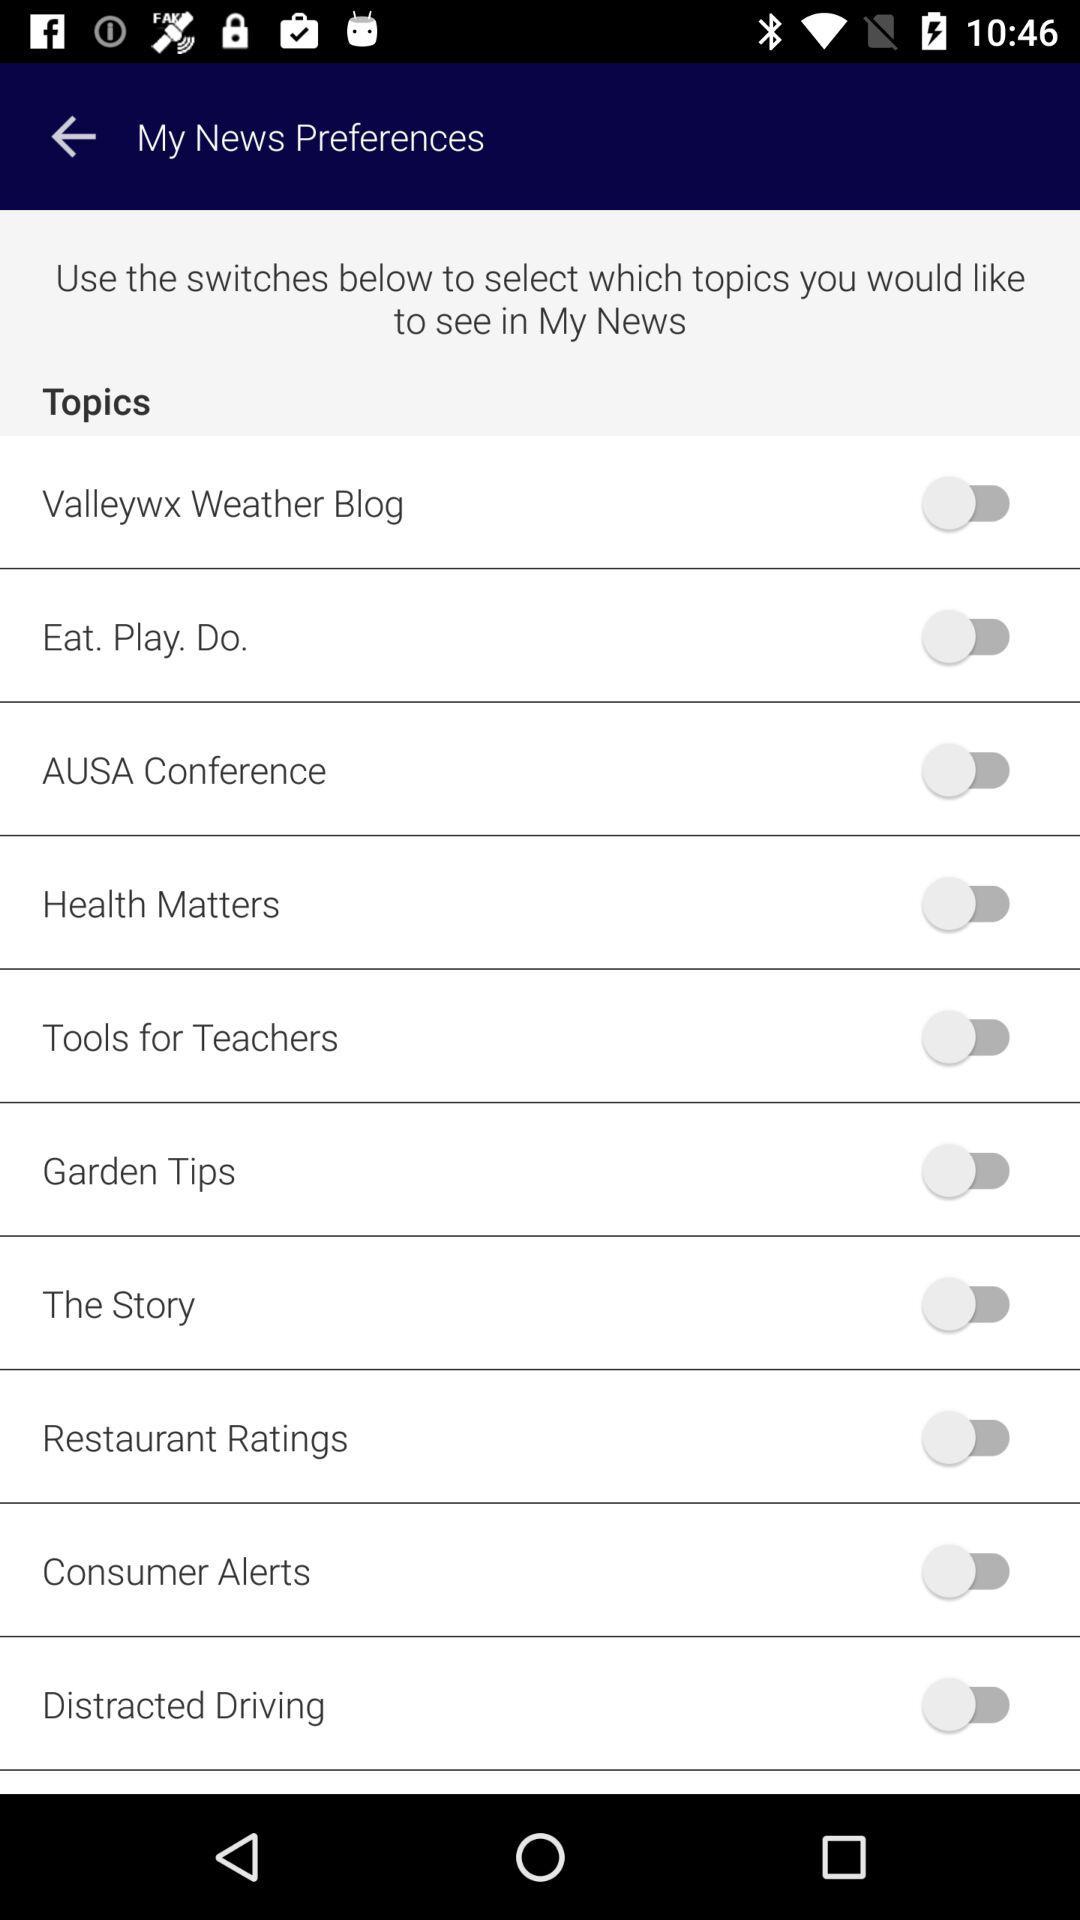 The width and height of the screenshot is (1080, 1920). I want to click on health matters news, so click(974, 901).